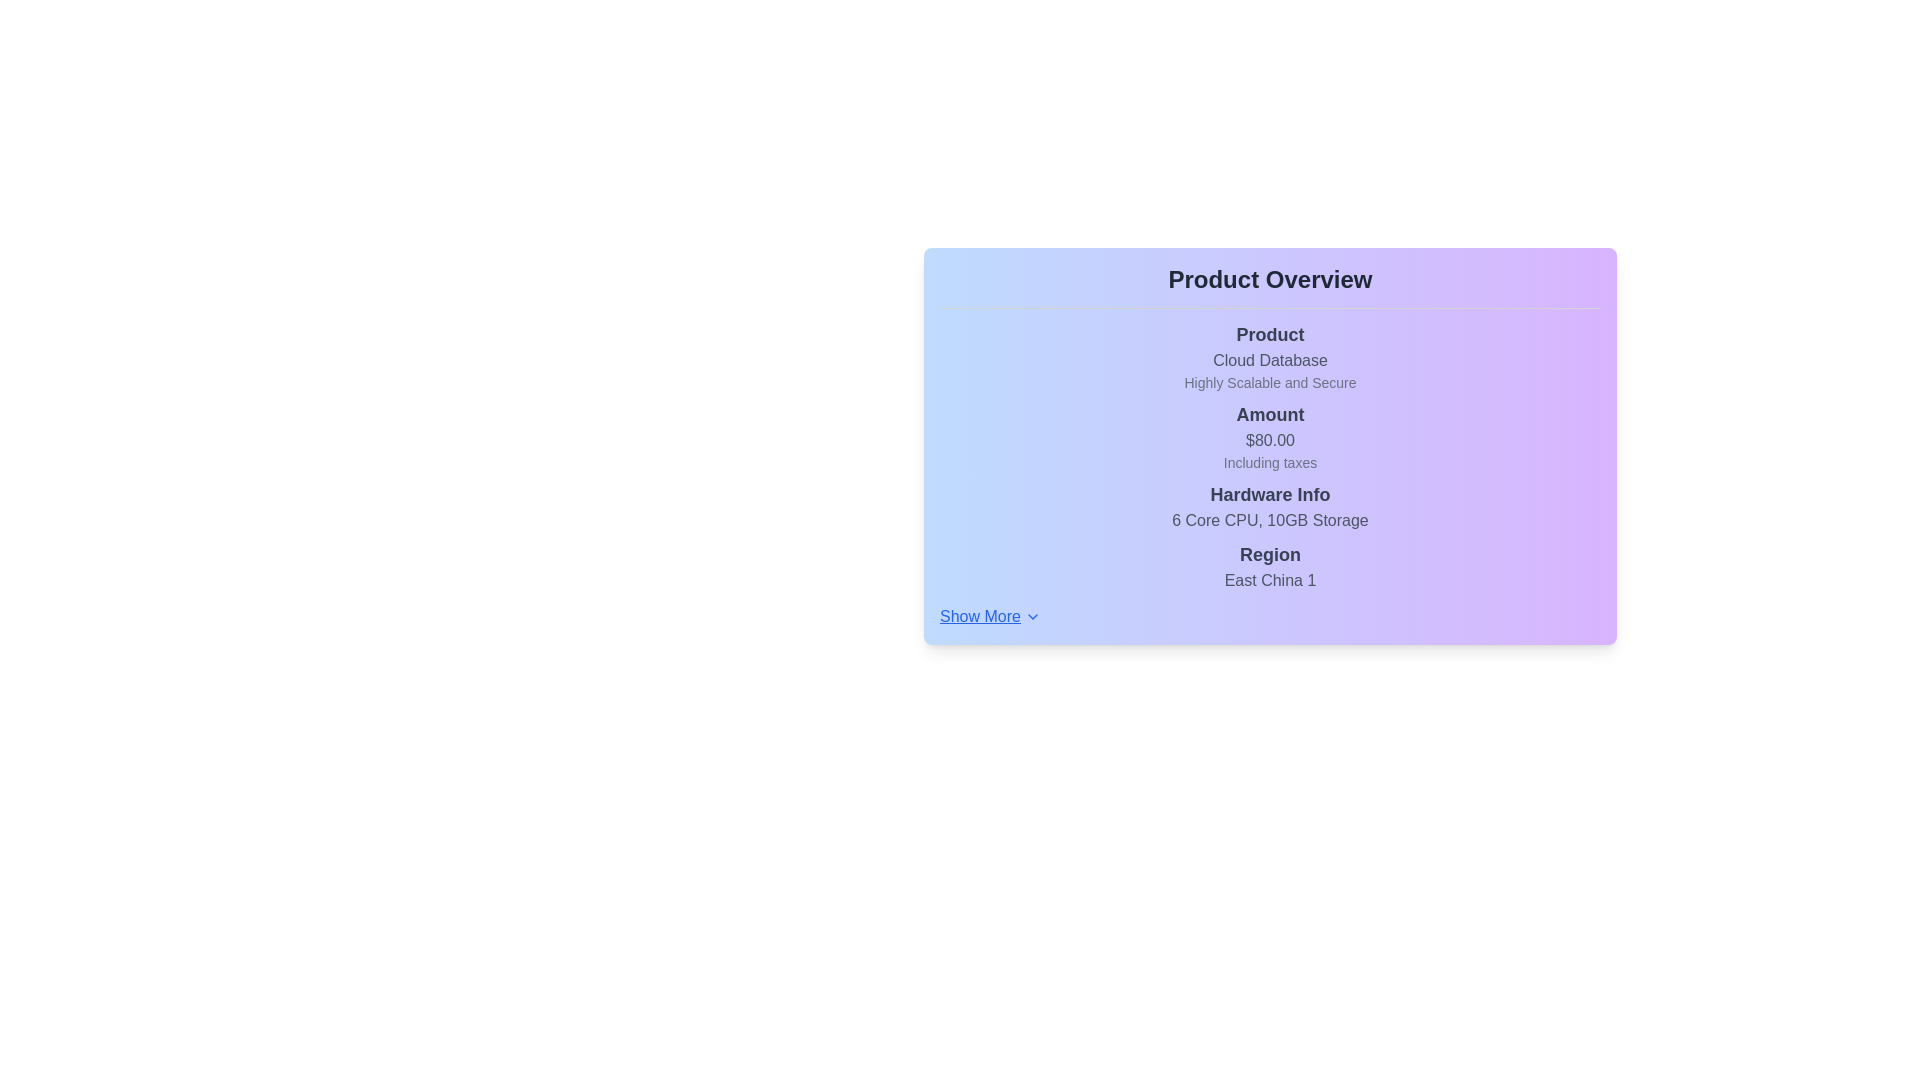 The width and height of the screenshot is (1920, 1080). I want to click on the text label displaying '6 Core CPU, 10GB Storage' that is located under the 'Hardware Info' heading, so click(1269, 519).